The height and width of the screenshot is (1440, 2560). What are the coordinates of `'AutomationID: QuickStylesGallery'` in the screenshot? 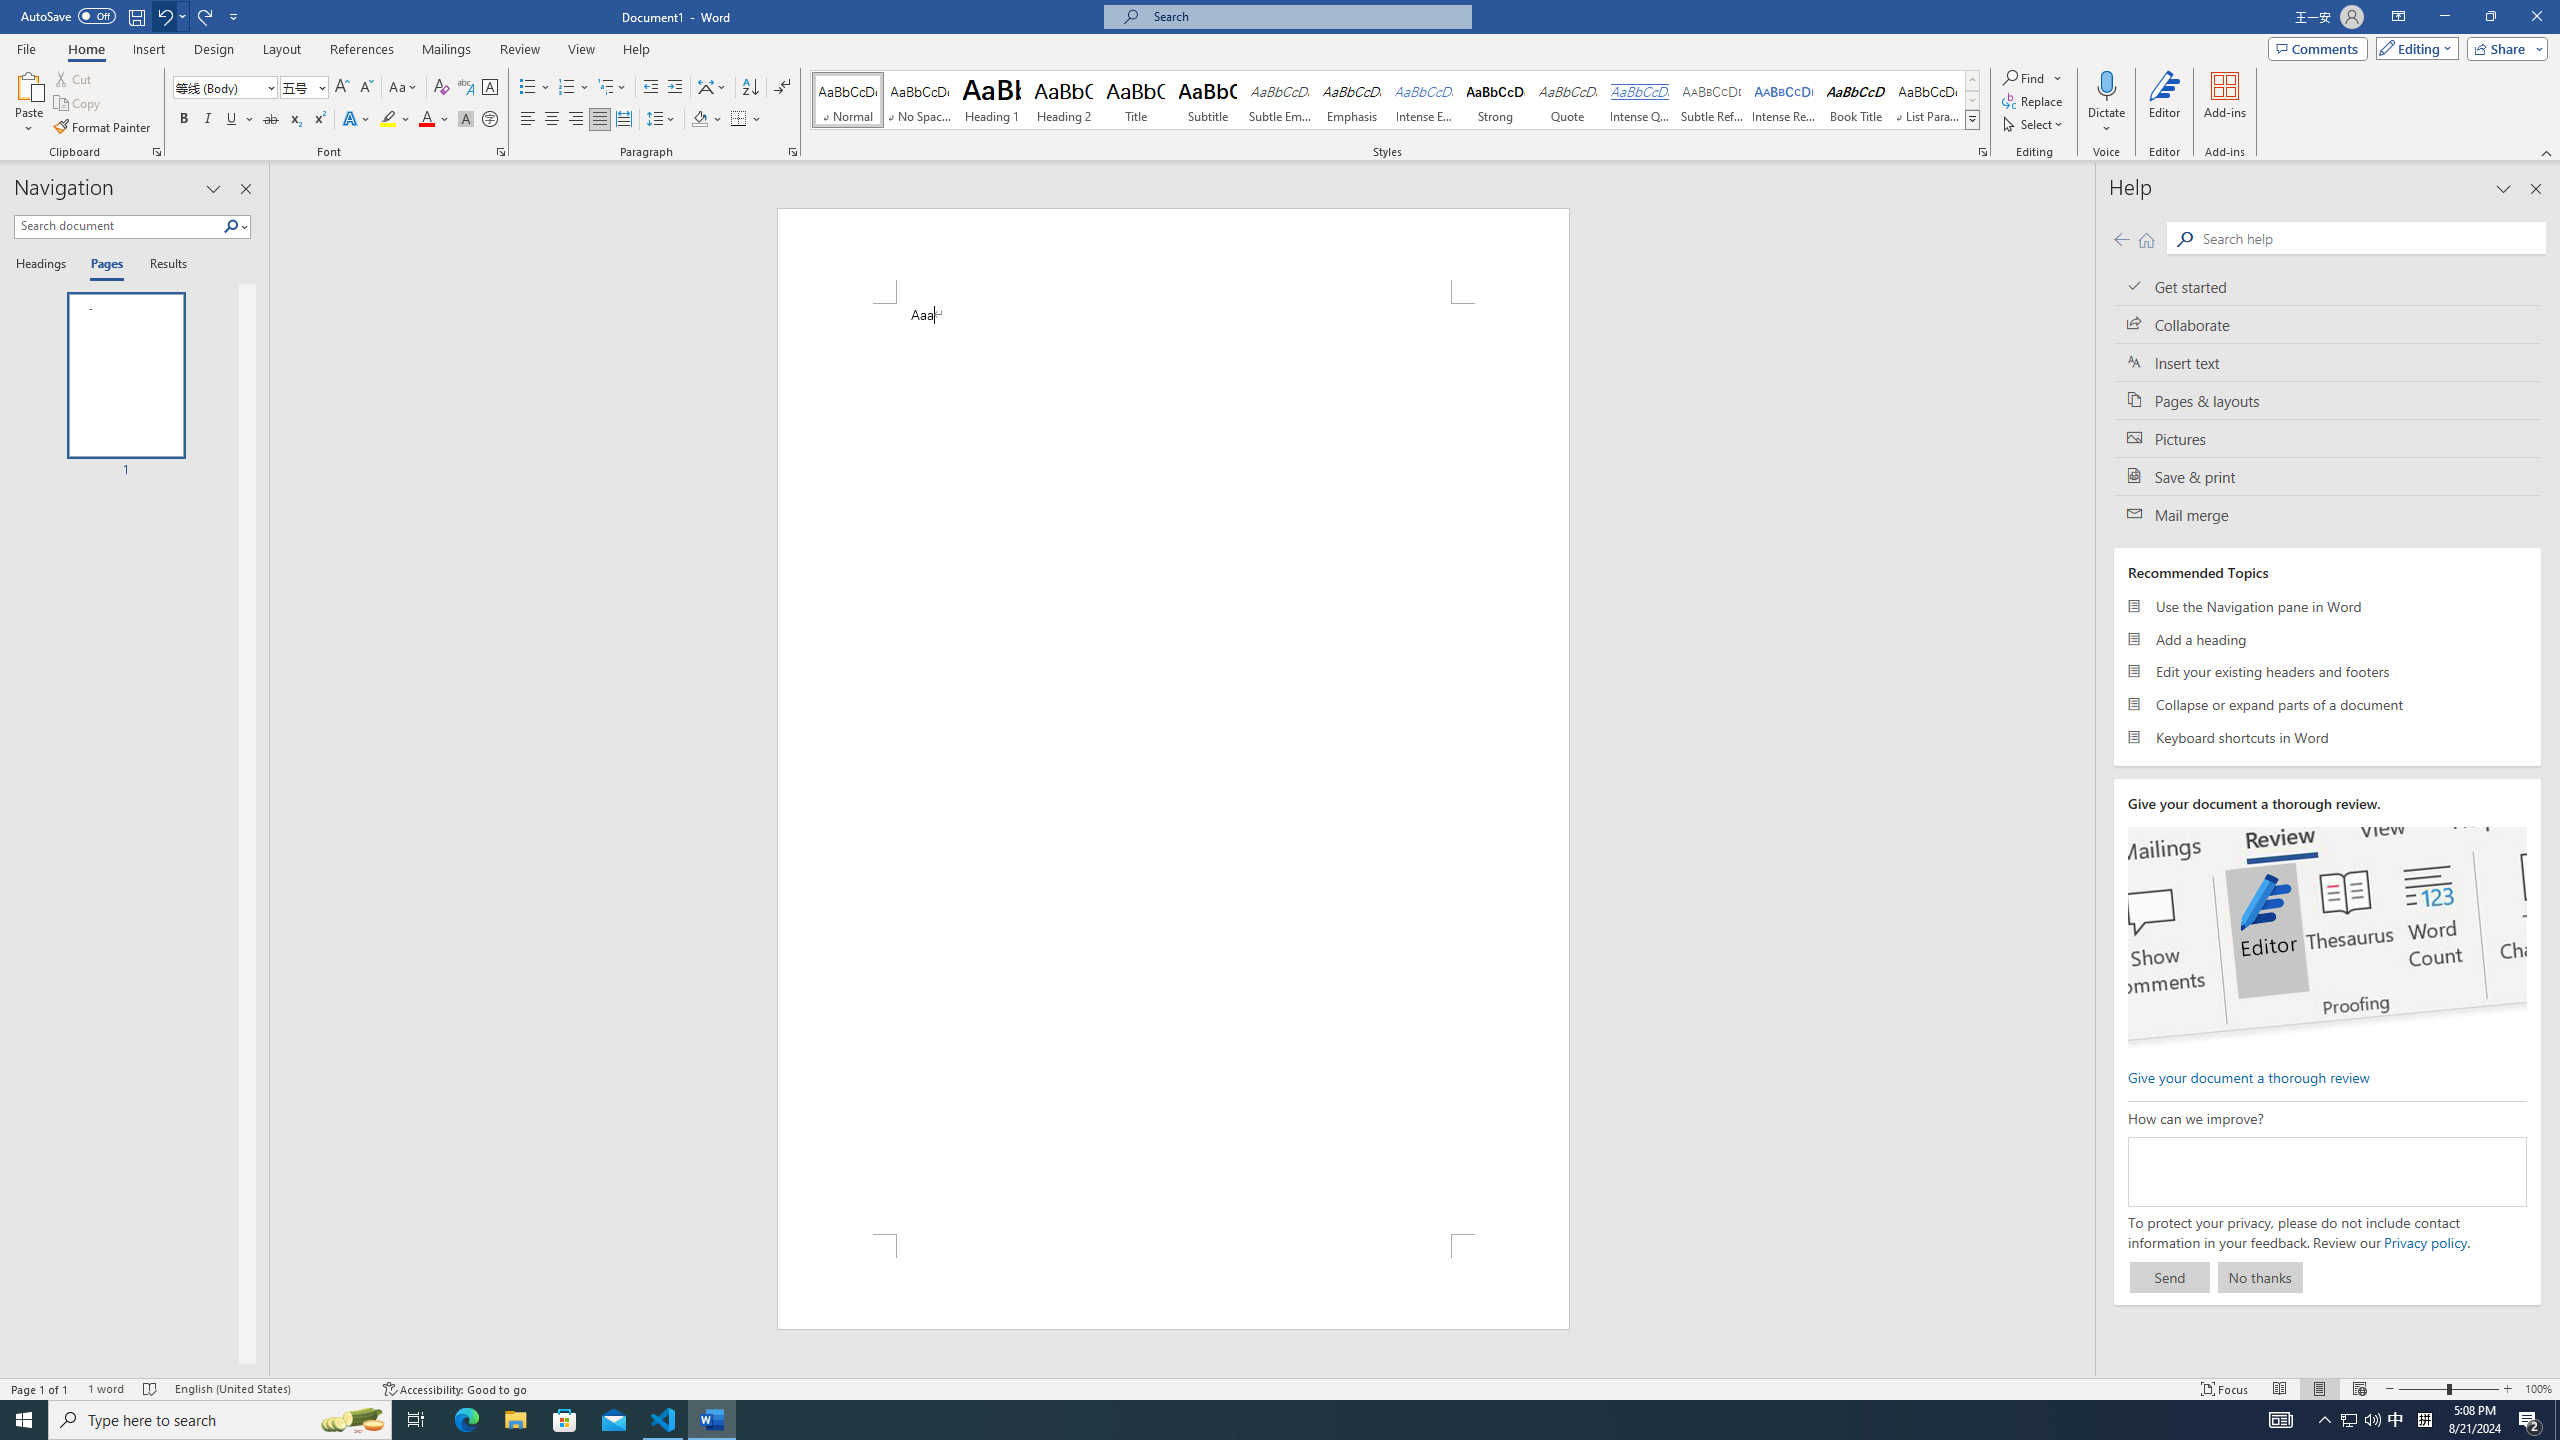 It's located at (1395, 99).